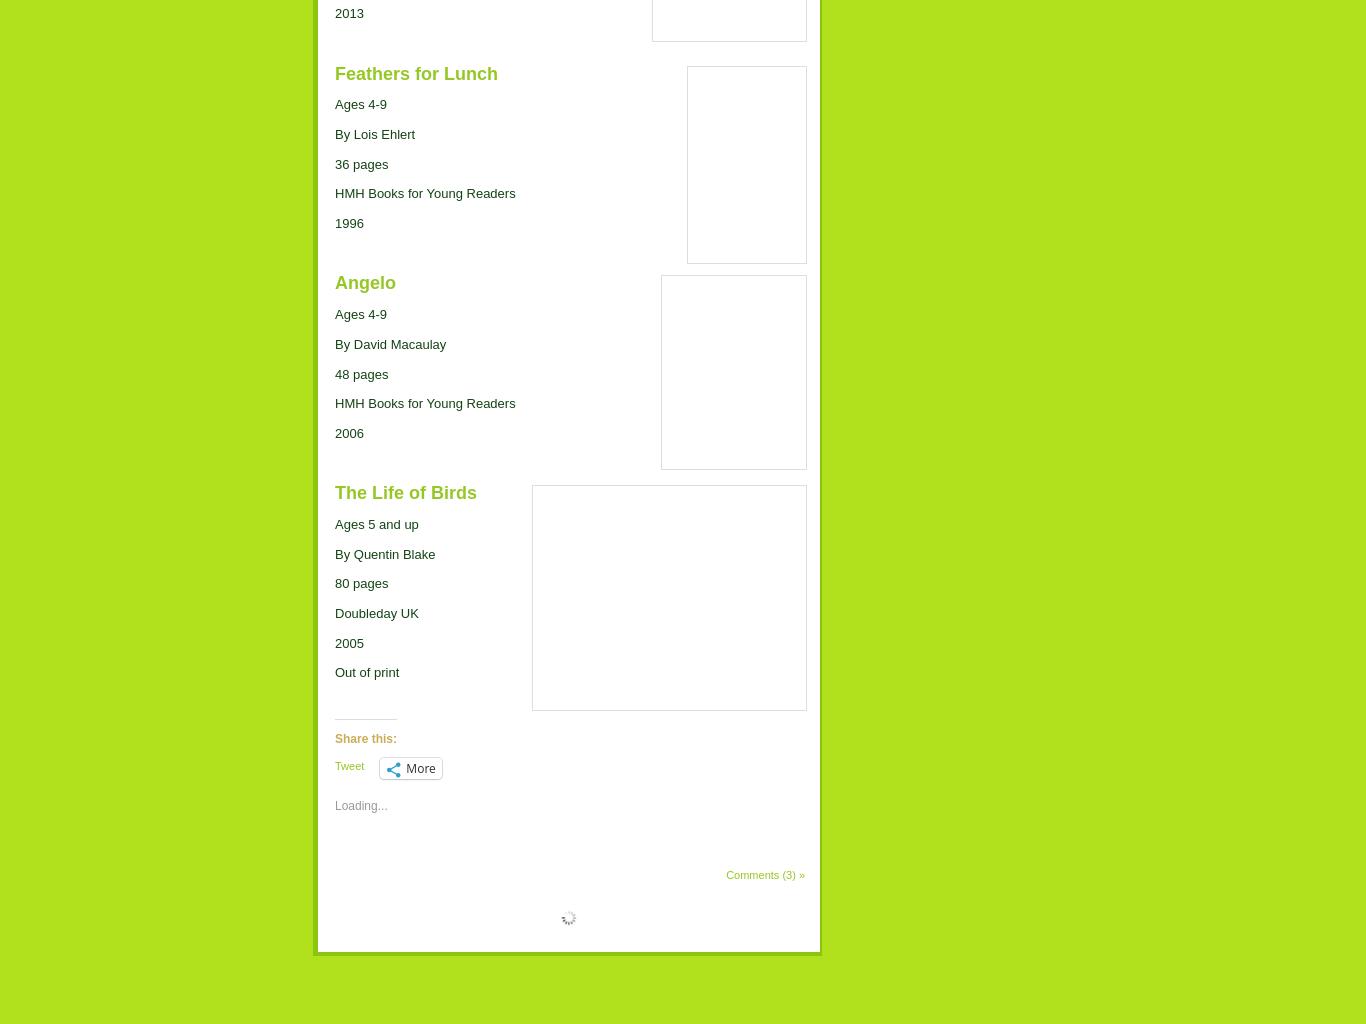  I want to click on 'Doubleday UK', so click(375, 613).